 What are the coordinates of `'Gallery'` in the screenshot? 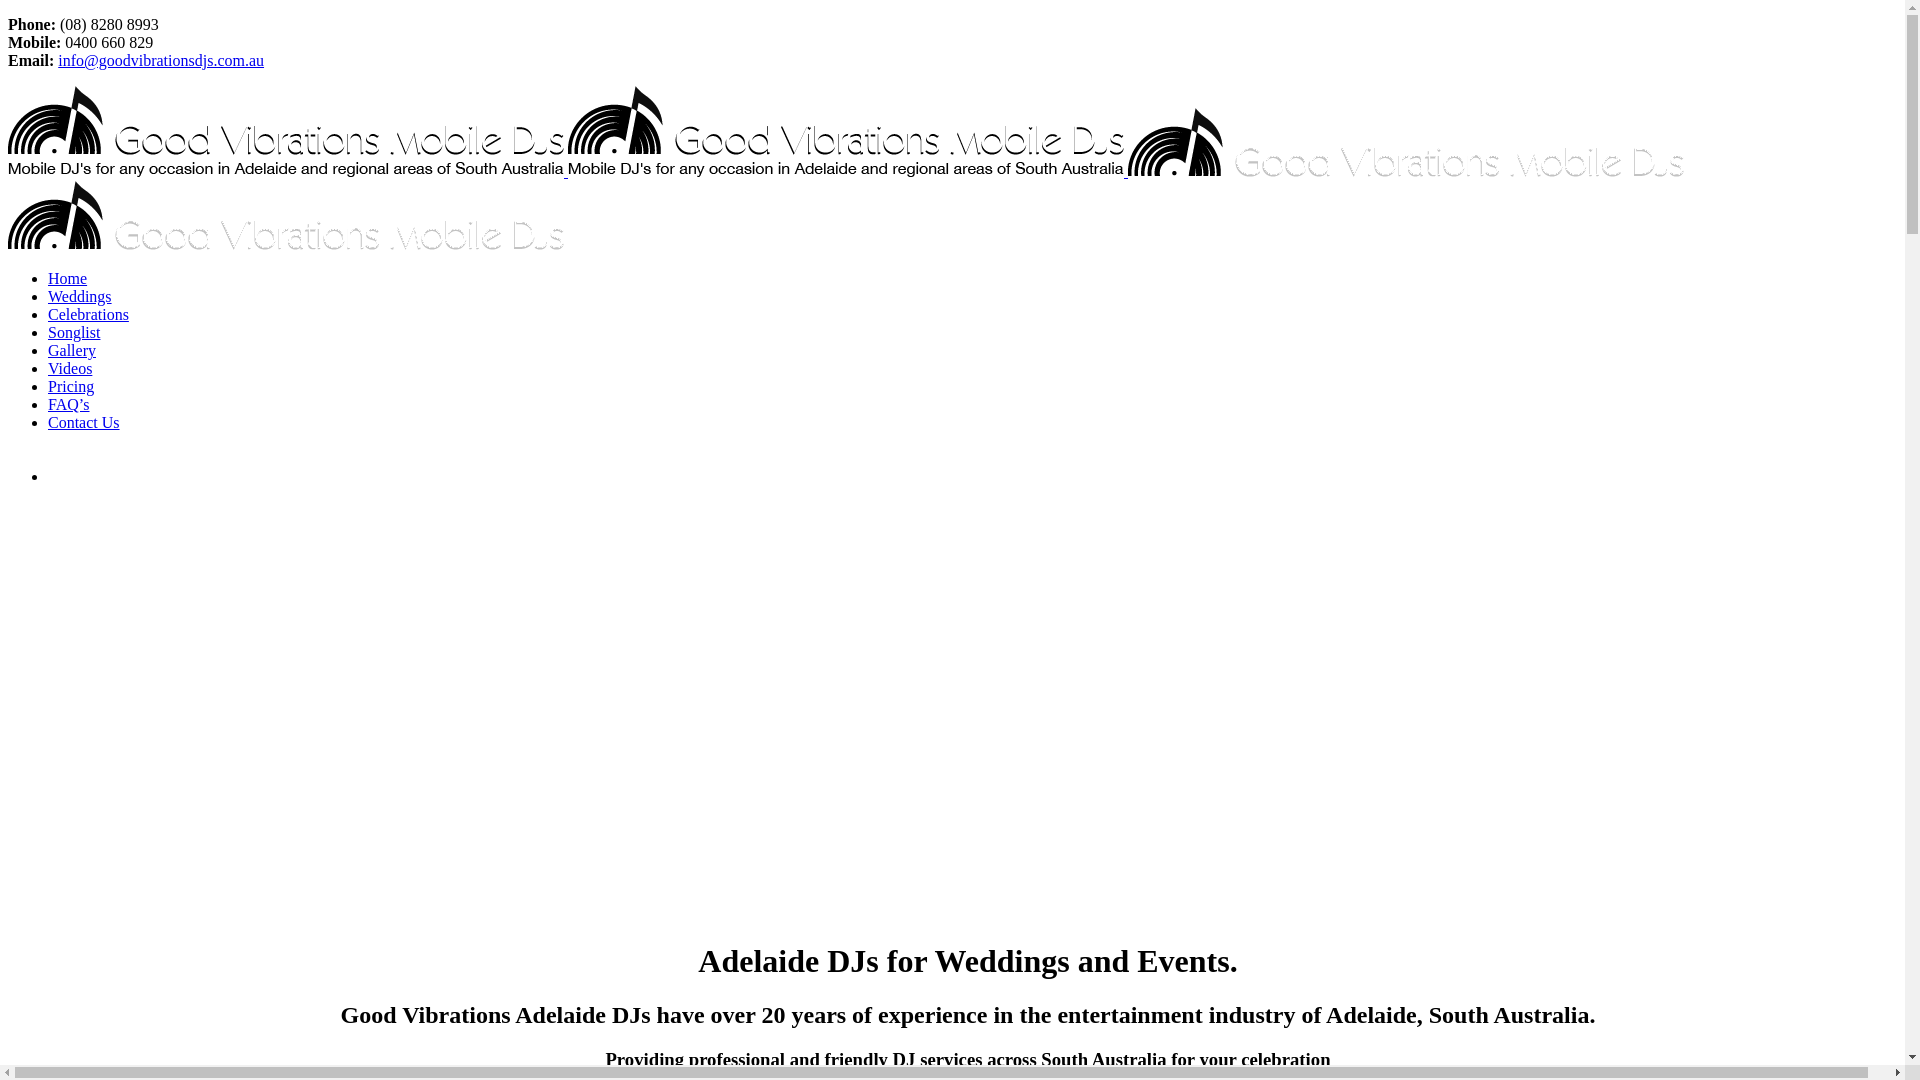 It's located at (72, 349).